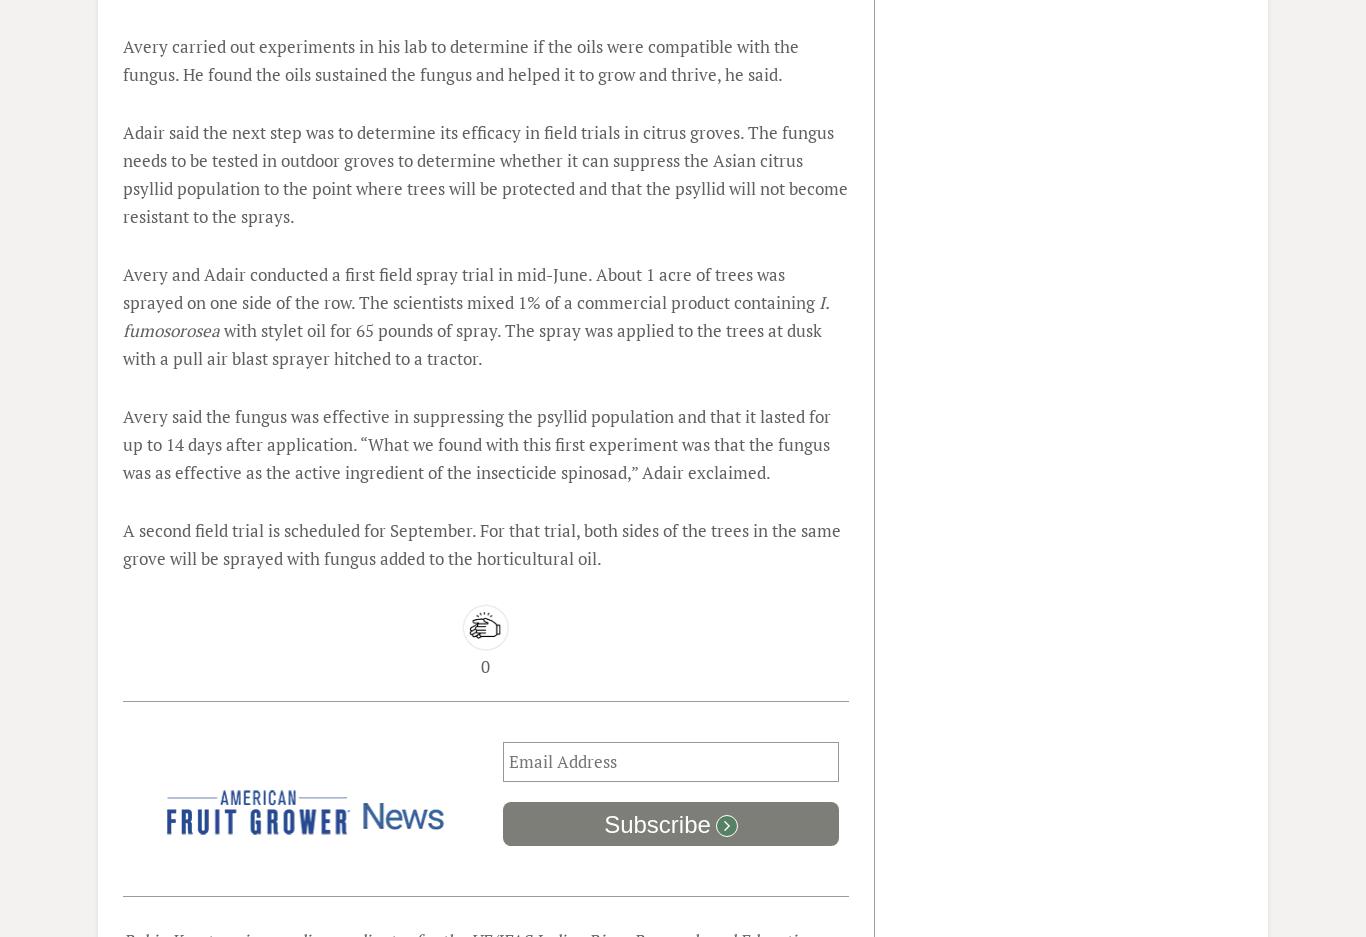 The height and width of the screenshot is (937, 1366). What do you see at coordinates (470, 288) in the screenshot?
I see `'Avery and Adair conducted a first field spray trial in mid-June. About 1 acre of trees was sprayed on one side of the row. The scientists mixed 1% of a commercial product containing'` at bounding box center [470, 288].